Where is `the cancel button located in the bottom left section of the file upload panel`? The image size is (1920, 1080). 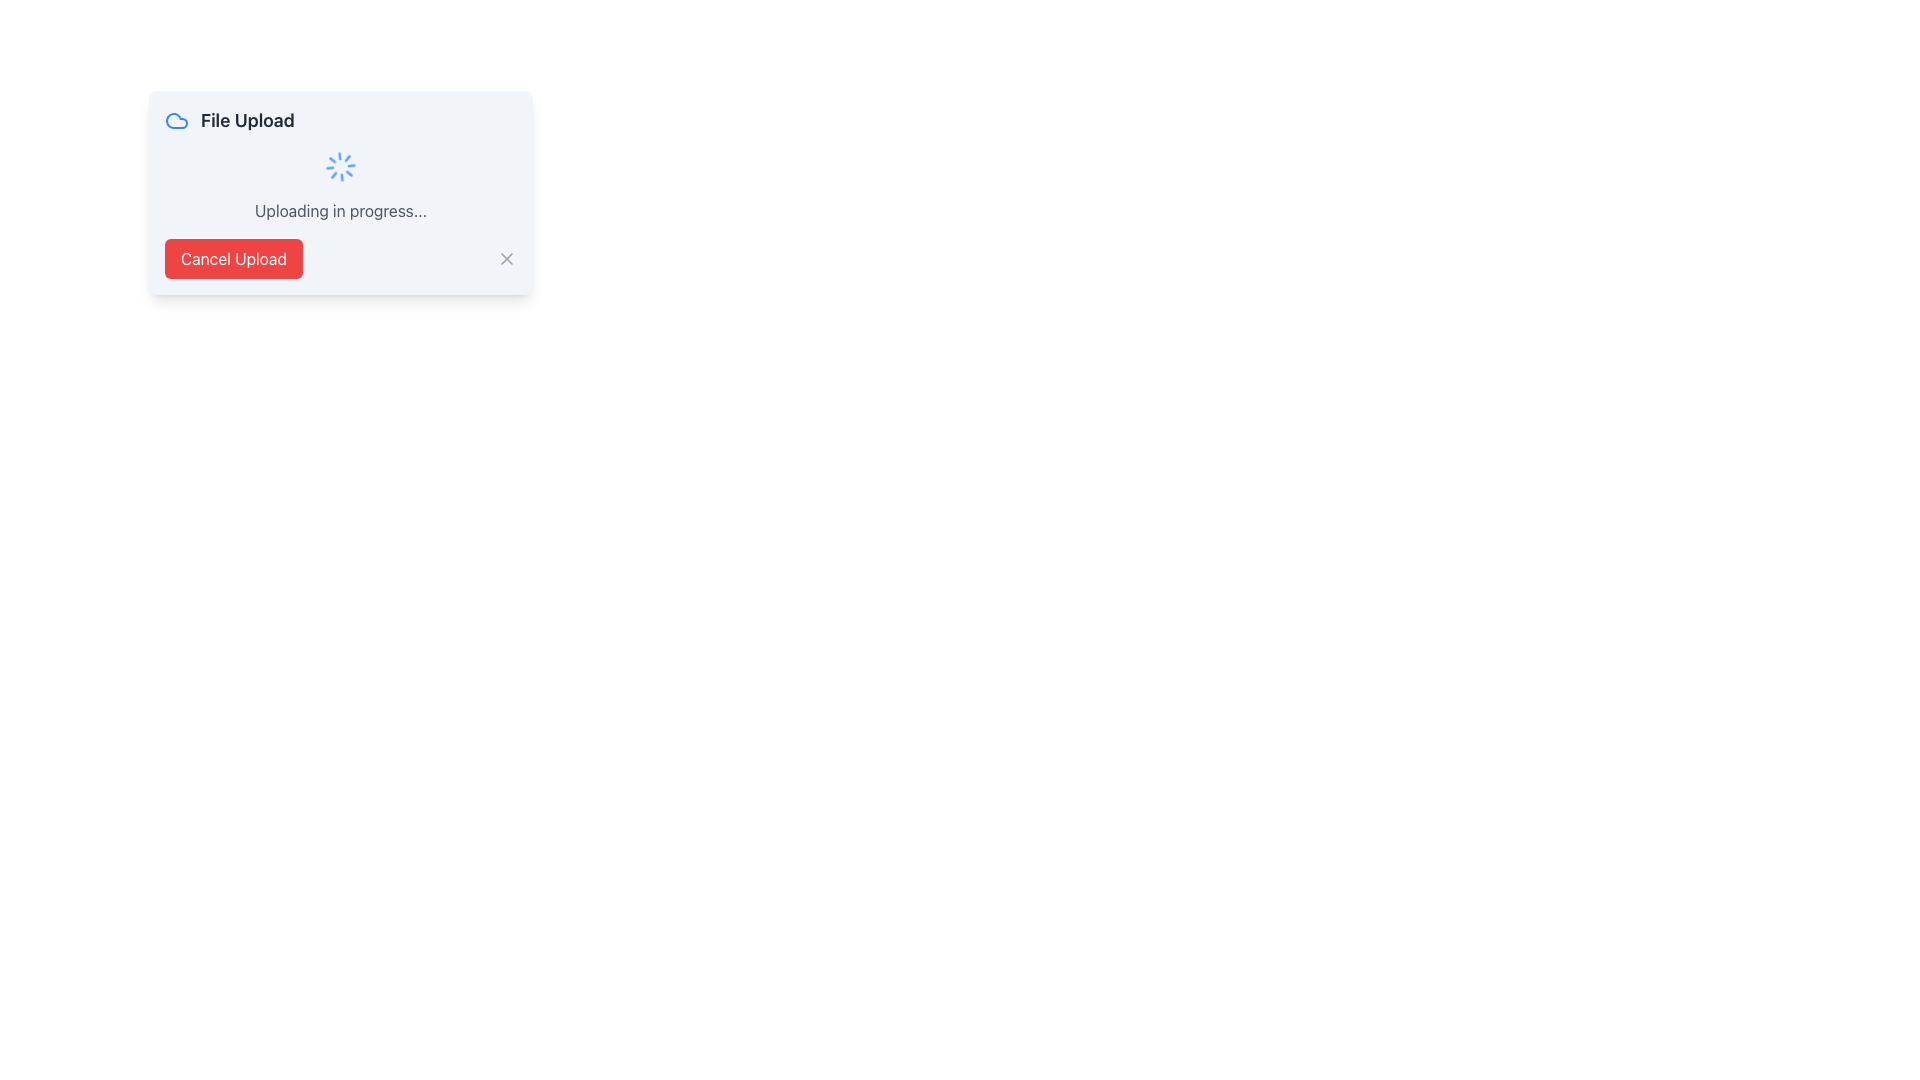
the cancel button located in the bottom left section of the file upload panel is located at coordinates (234, 257).